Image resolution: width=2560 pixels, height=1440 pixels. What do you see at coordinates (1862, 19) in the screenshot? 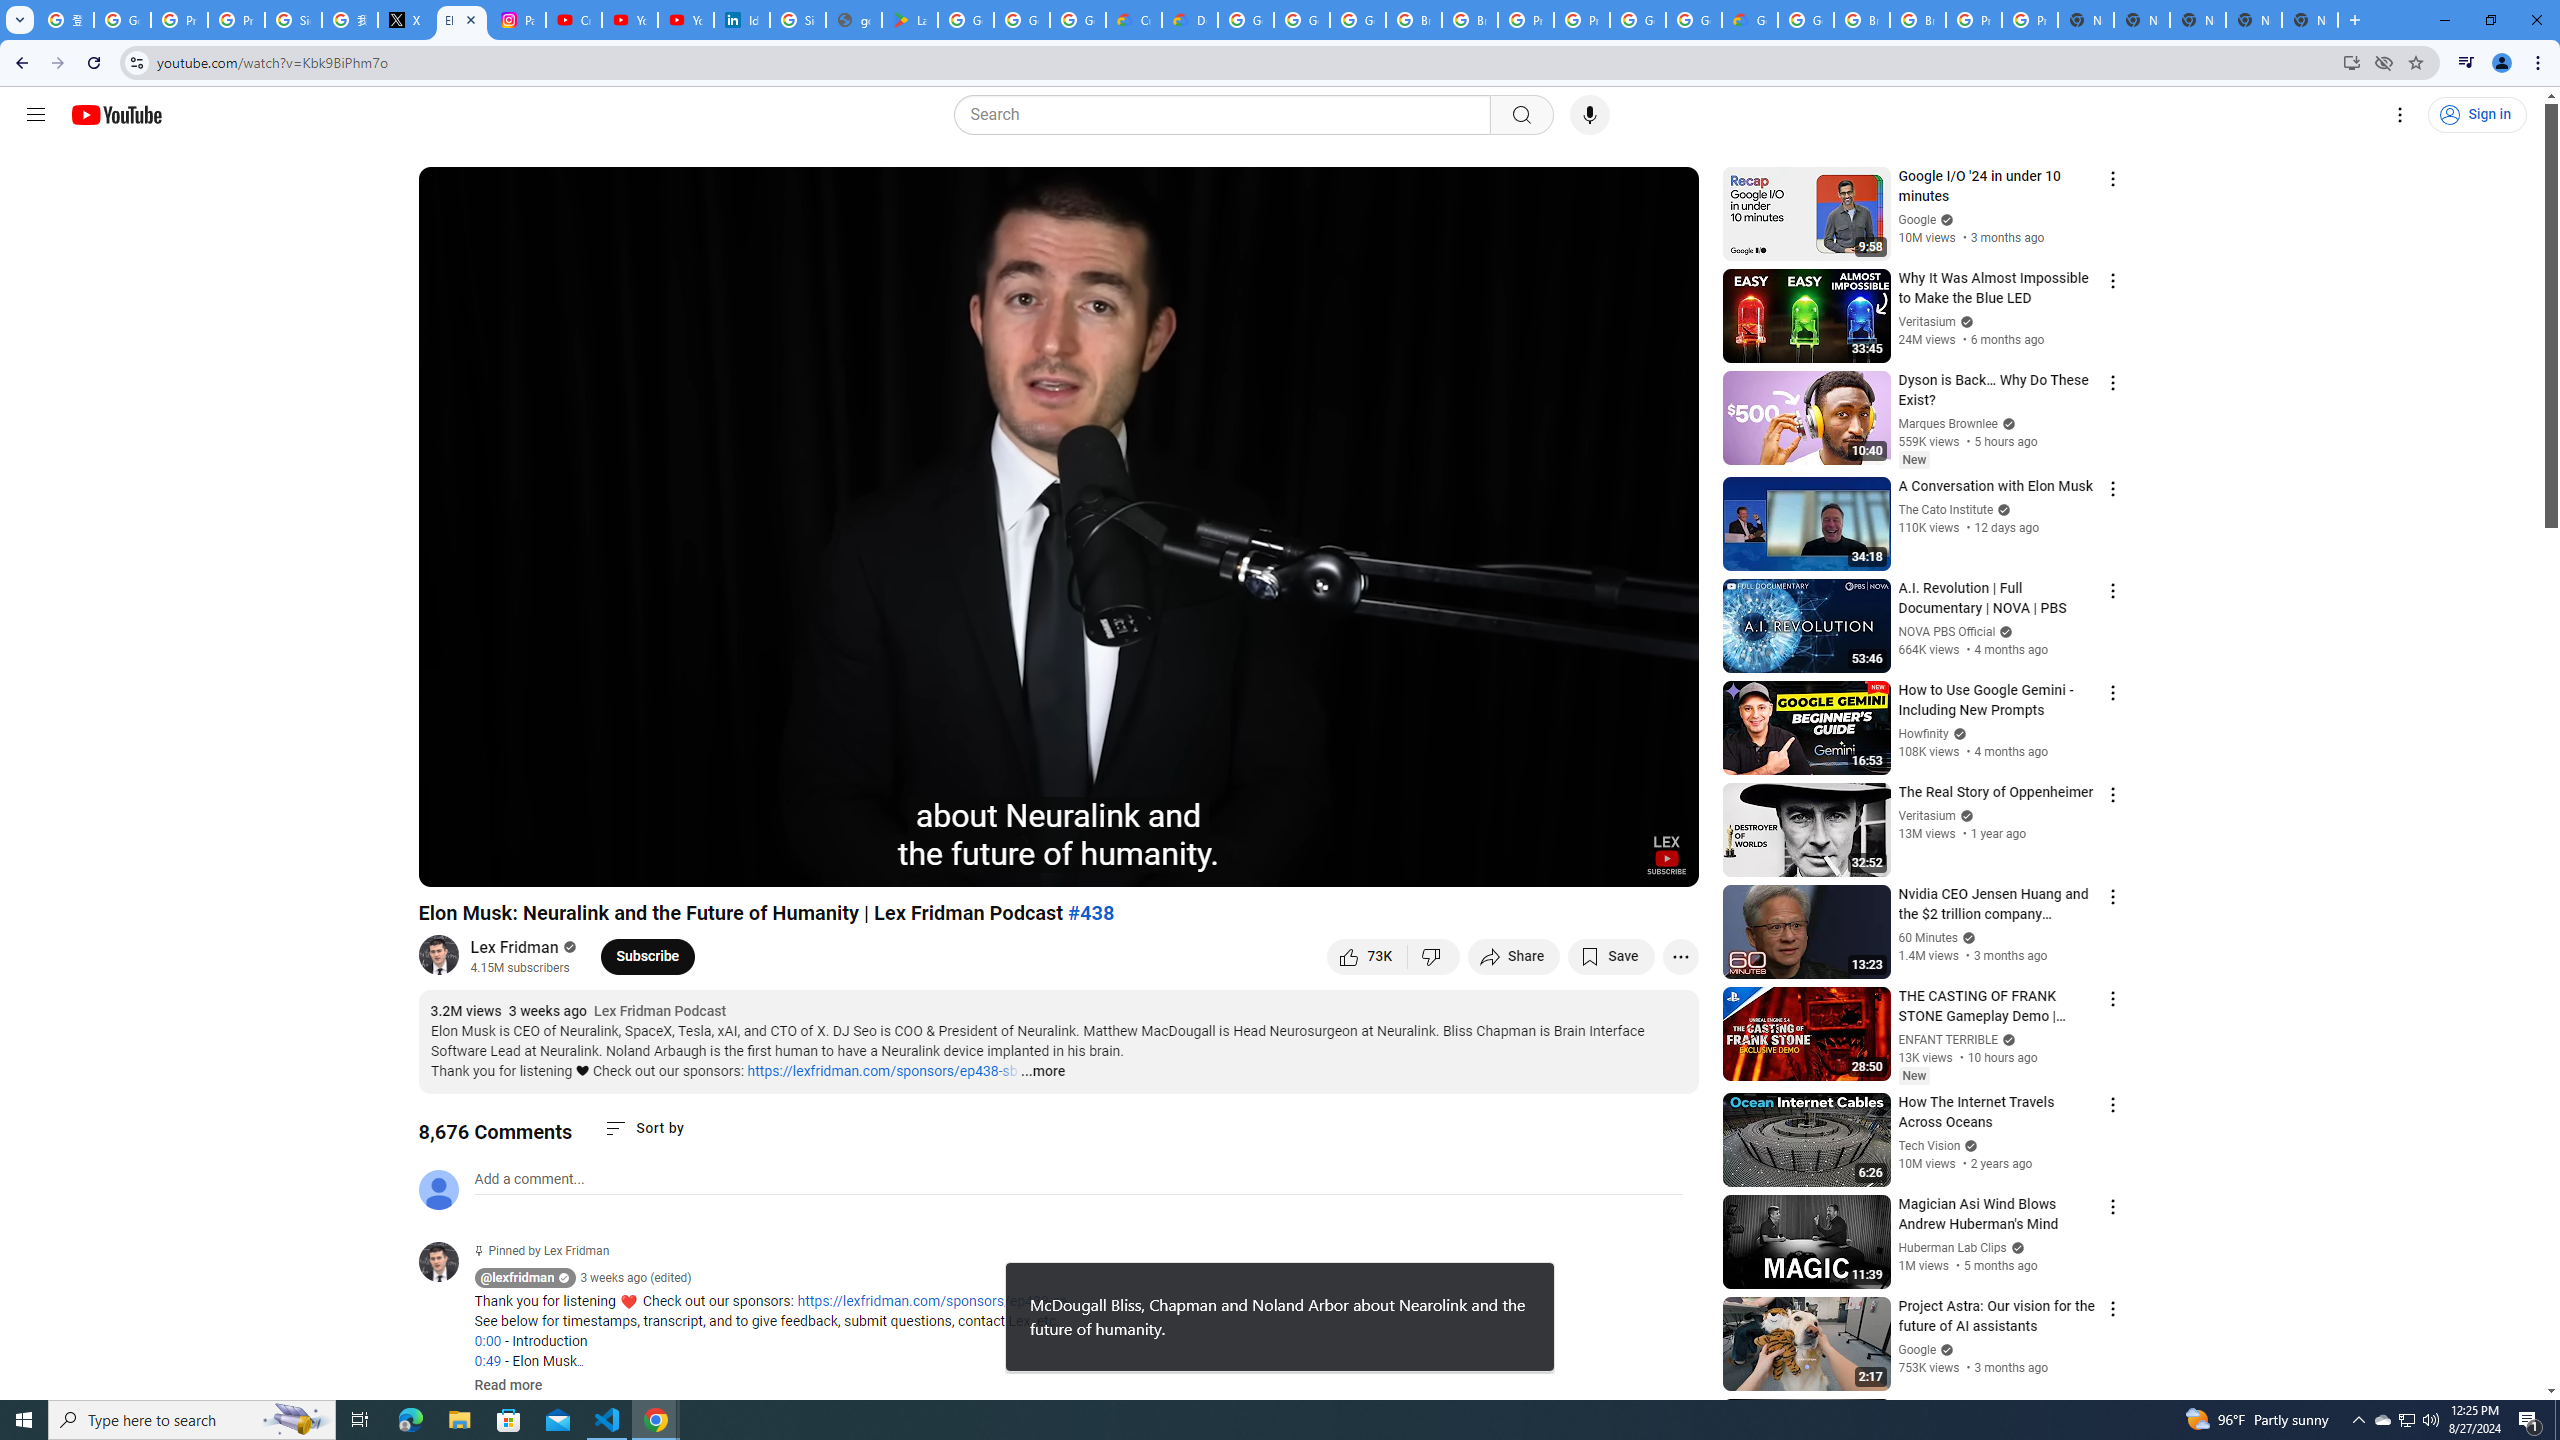
I see `'Browse Chrome as a guest - Computer - Google Chrome Help'` at bounding box center [1862, 19].